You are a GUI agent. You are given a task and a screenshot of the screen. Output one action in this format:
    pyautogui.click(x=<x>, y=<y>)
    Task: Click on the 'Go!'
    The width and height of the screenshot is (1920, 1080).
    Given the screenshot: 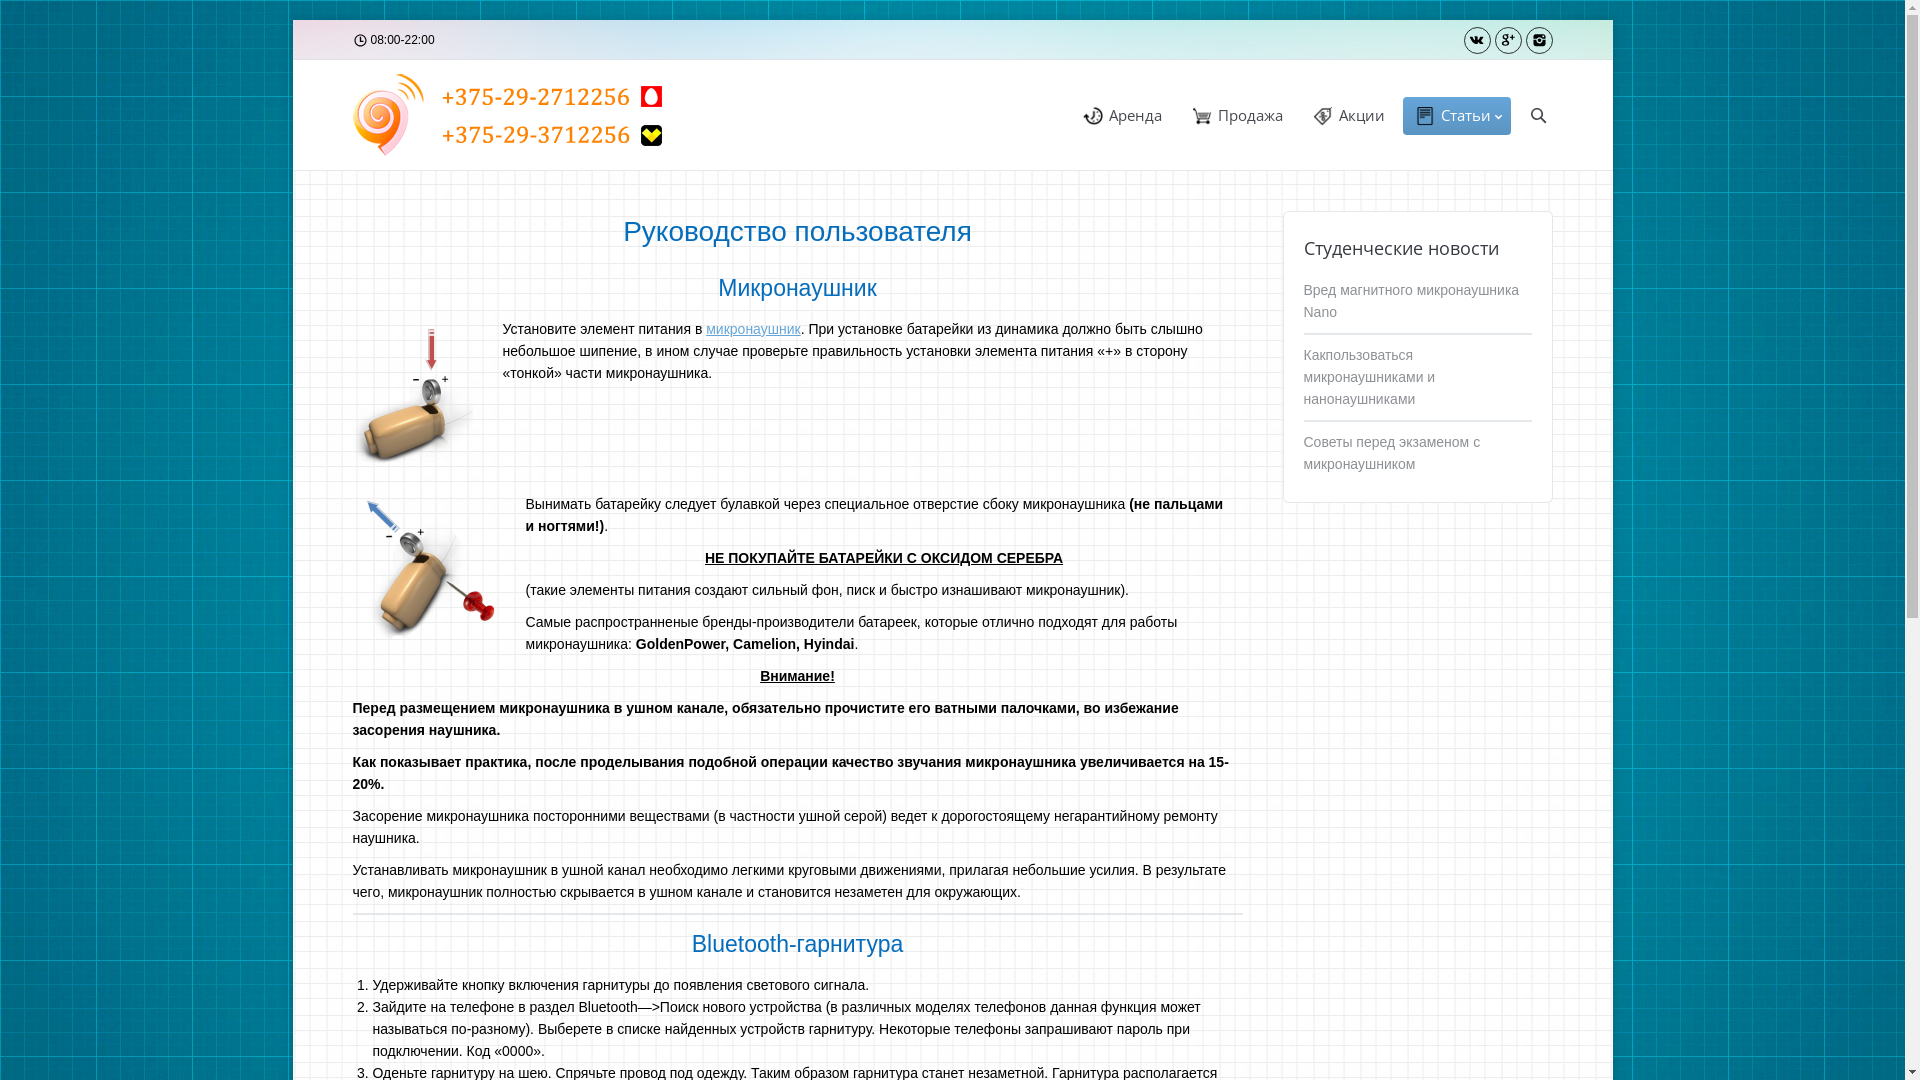 What is the action you would take?
    pyautogui.click(x=20, y=15)
    